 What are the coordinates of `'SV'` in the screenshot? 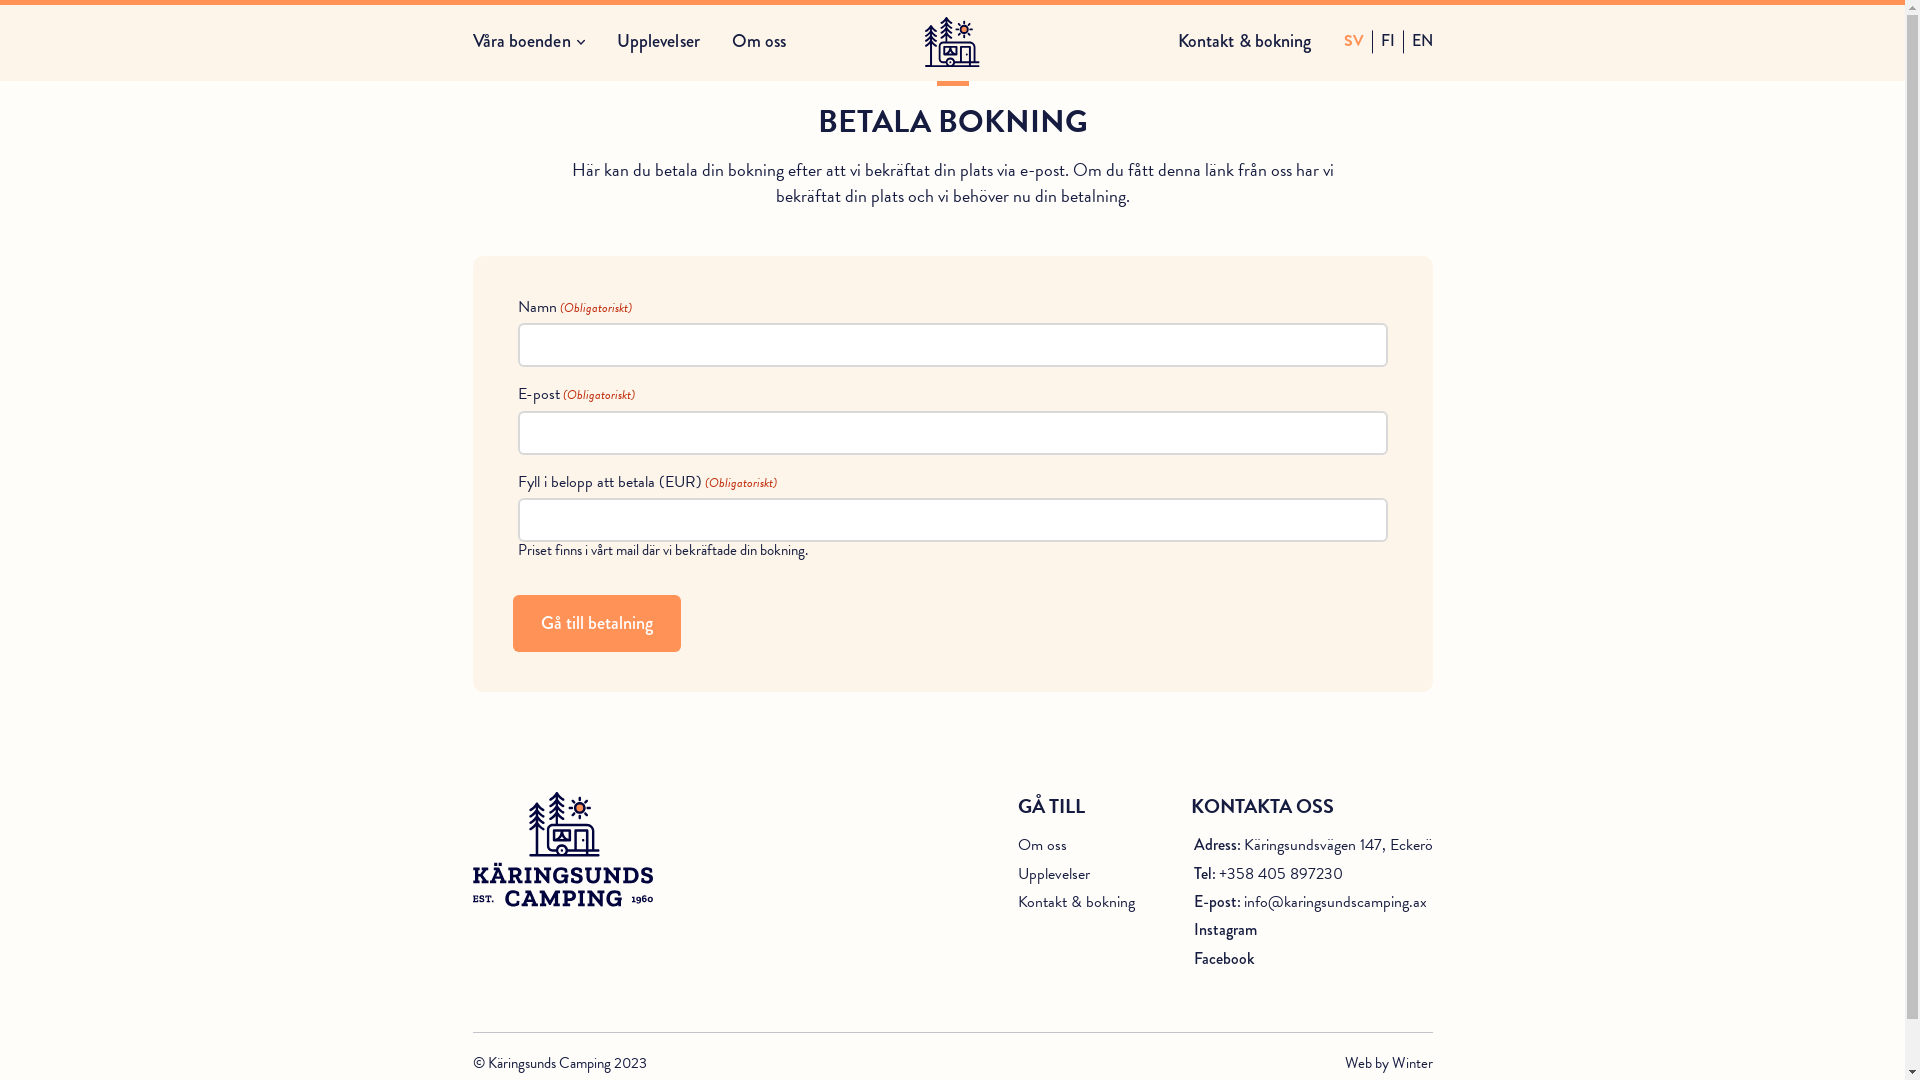 It's located at (1344, 42).